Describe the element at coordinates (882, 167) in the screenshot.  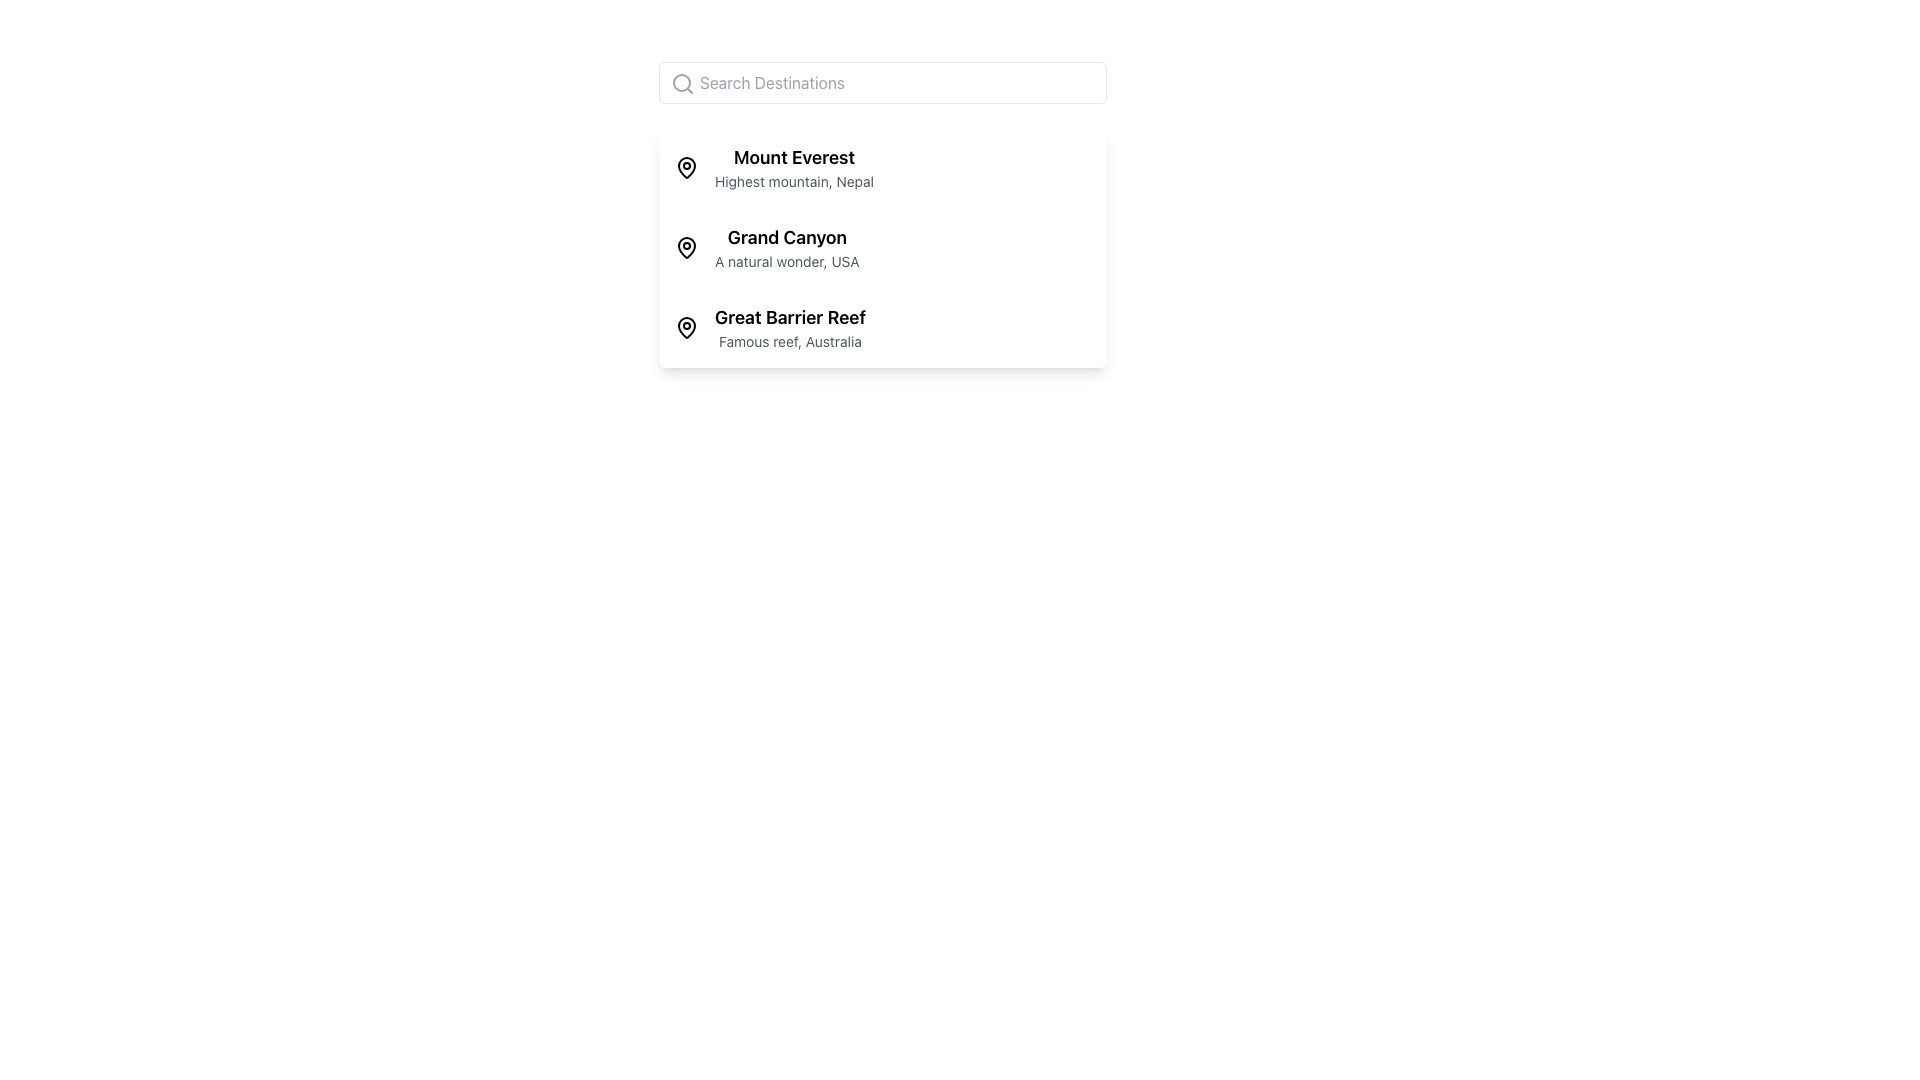
I see `the first list entry representing 'Mount Everest'` at that location.